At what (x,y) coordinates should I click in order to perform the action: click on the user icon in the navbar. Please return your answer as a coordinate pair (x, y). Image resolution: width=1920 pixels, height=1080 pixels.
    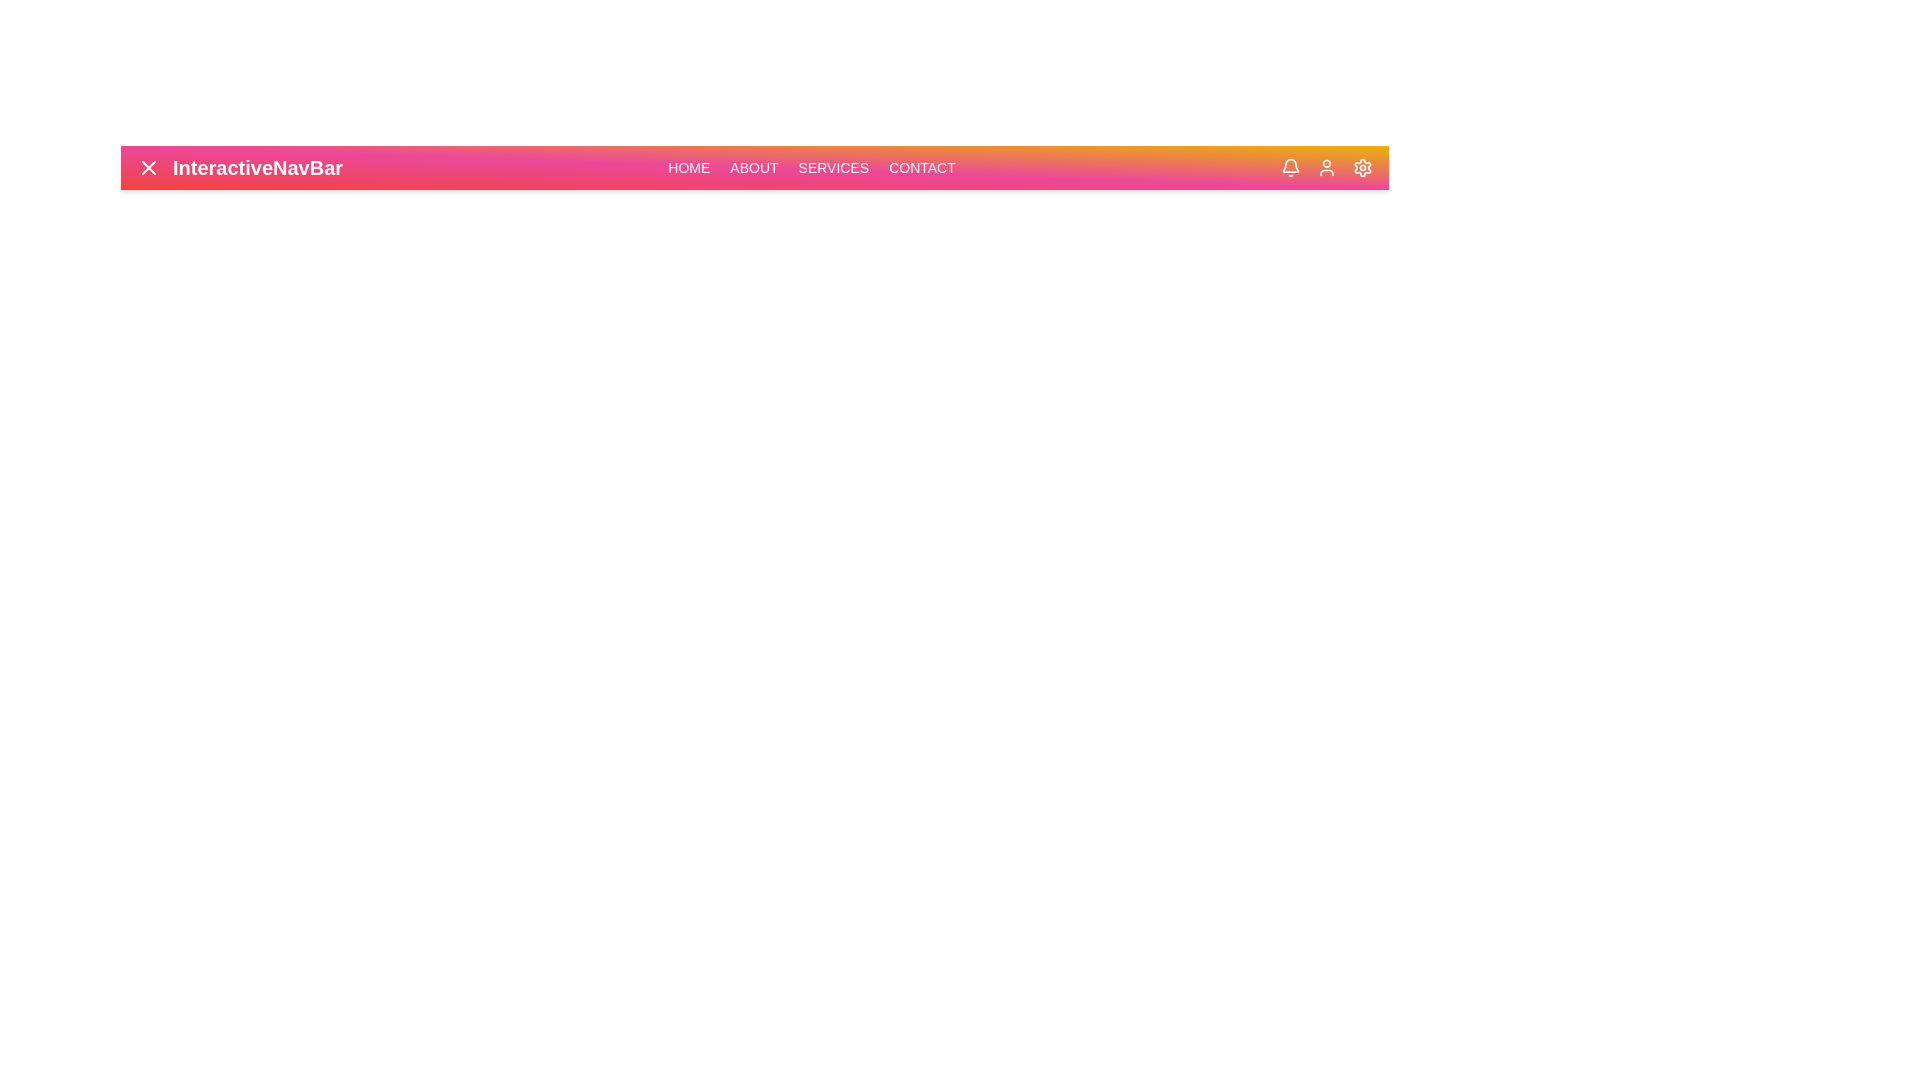
    Looking at the image, I should click on (1326, 167).